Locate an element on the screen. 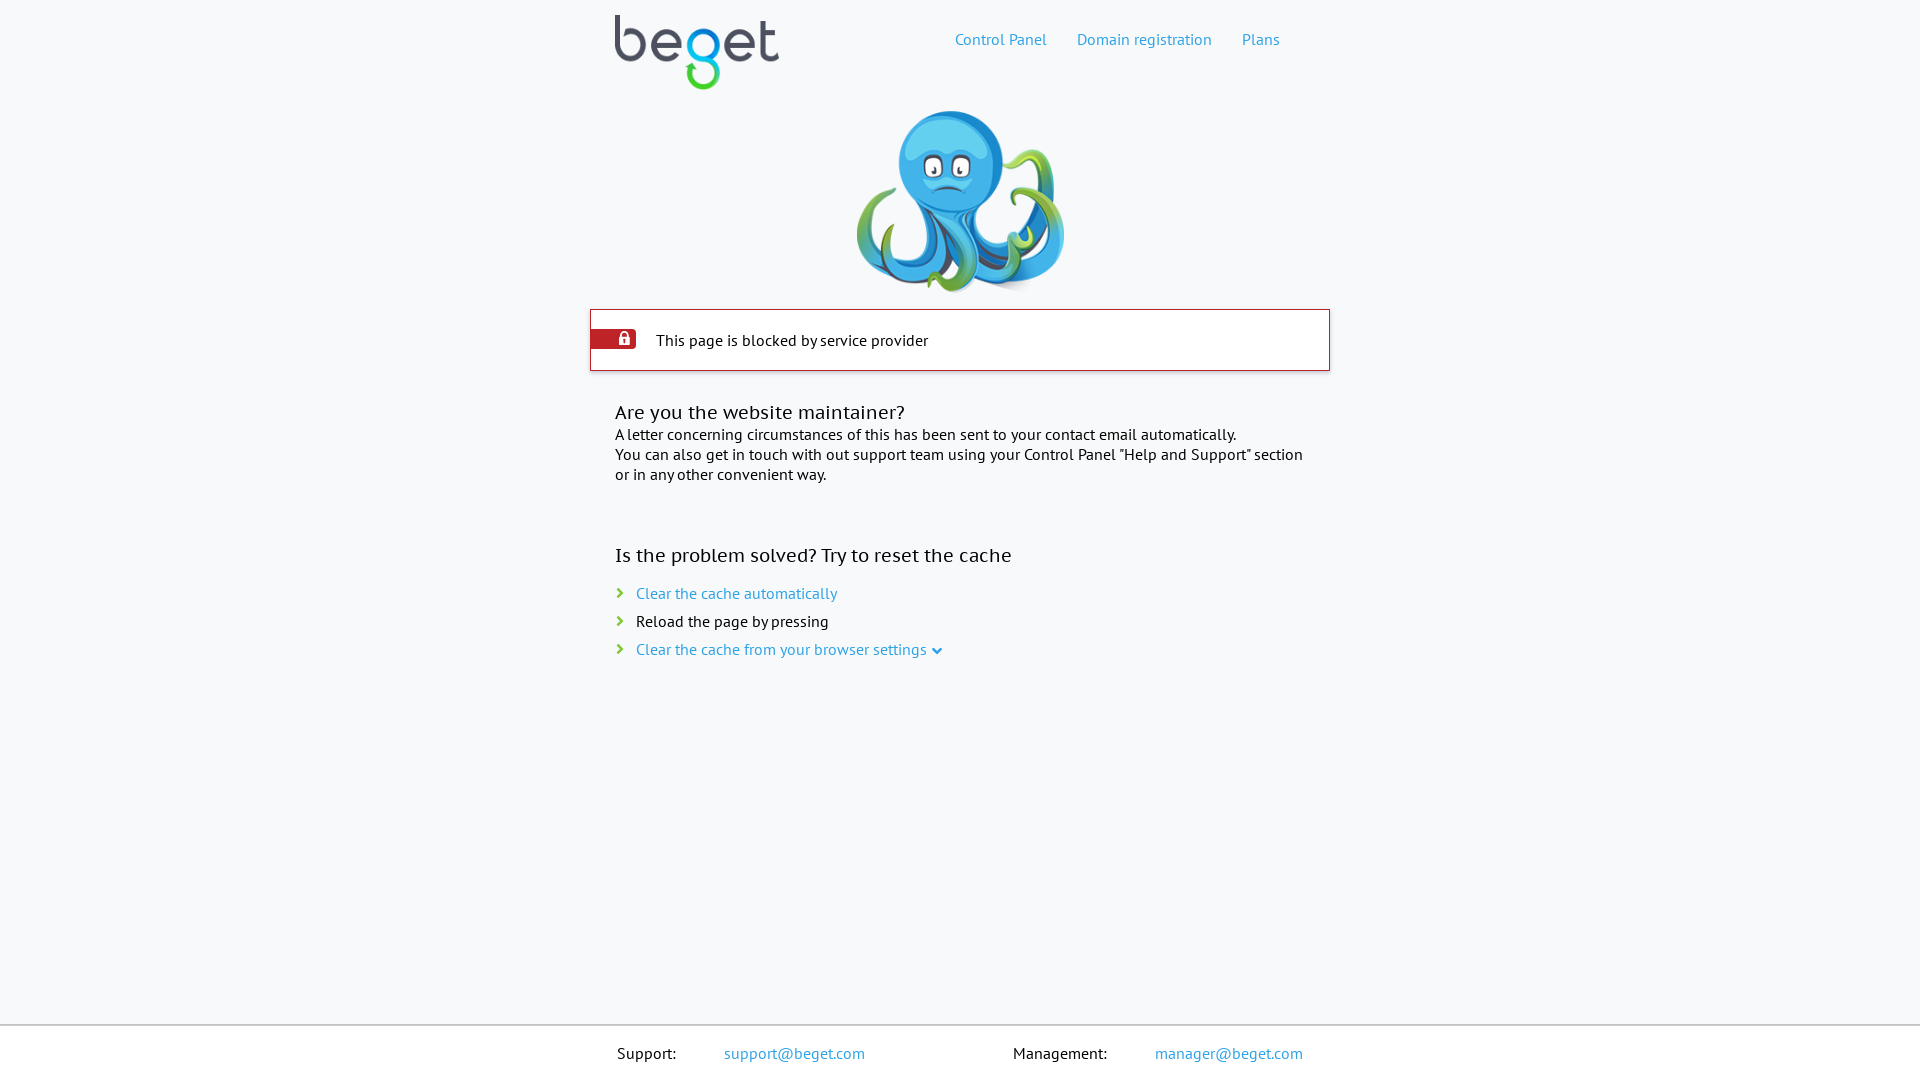 This screenshot has width=1920, height=1080. 'manager@beget.com' is located at coordinates (1155, 1052).